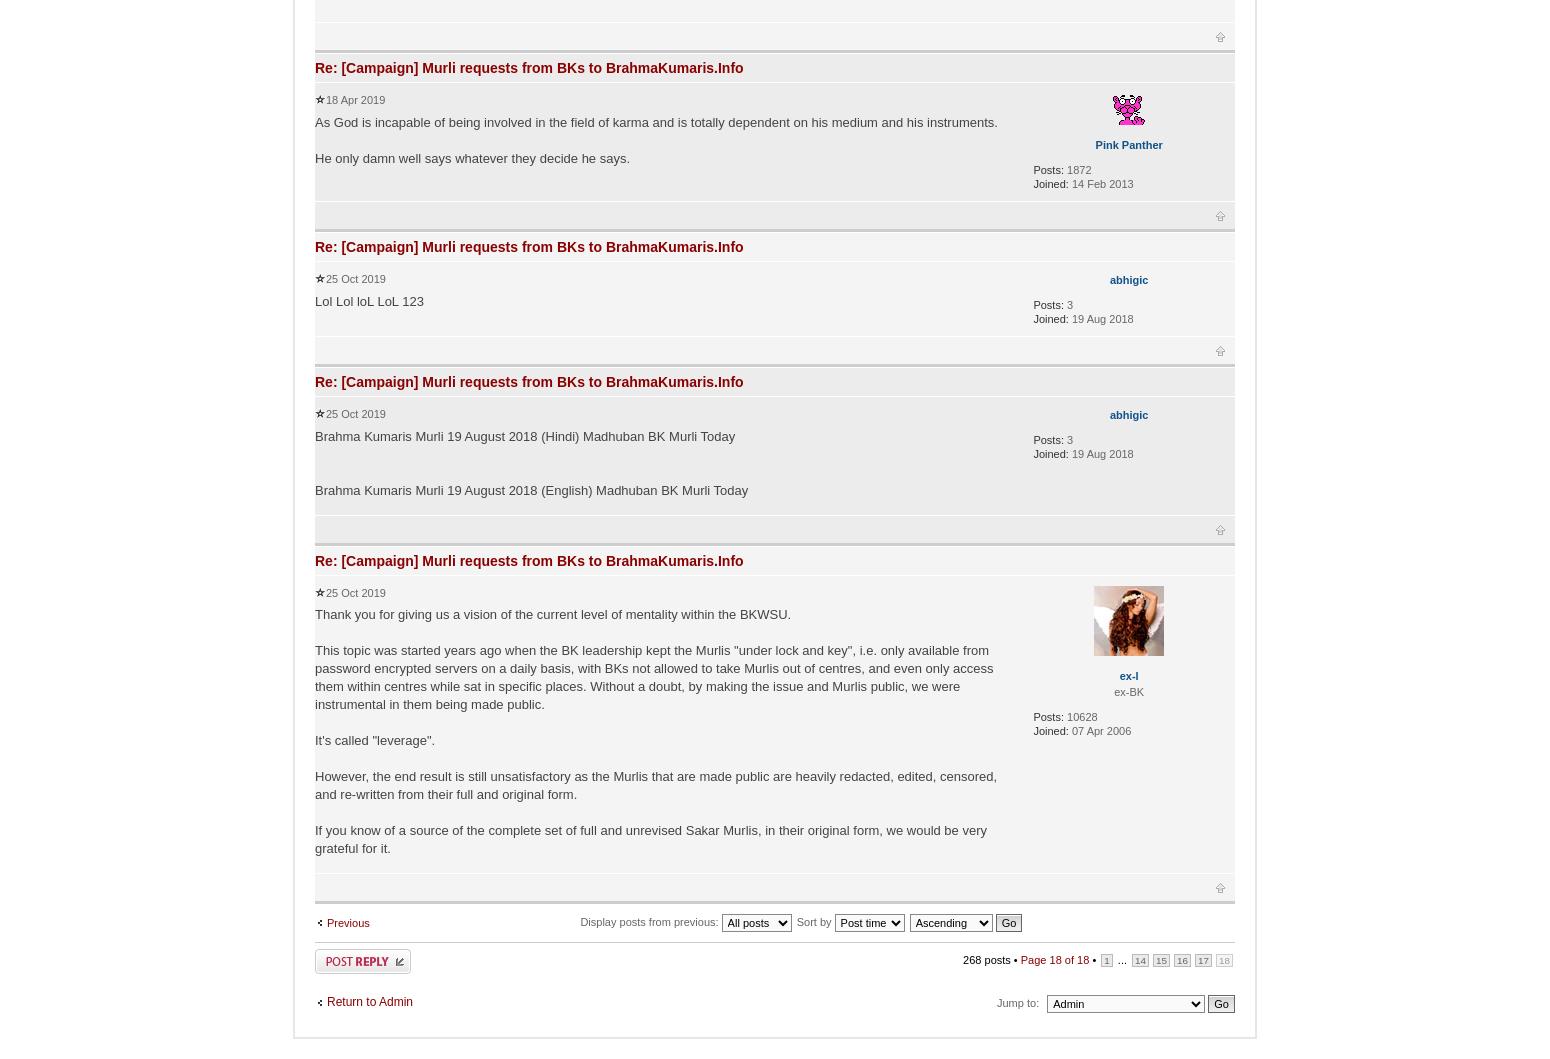 The image size is (1550, 1059). I want to click on 'Brahma Kumaris Murli 19 August 2018 (English) Madhuban BK Murli Today', so click(530, 489).